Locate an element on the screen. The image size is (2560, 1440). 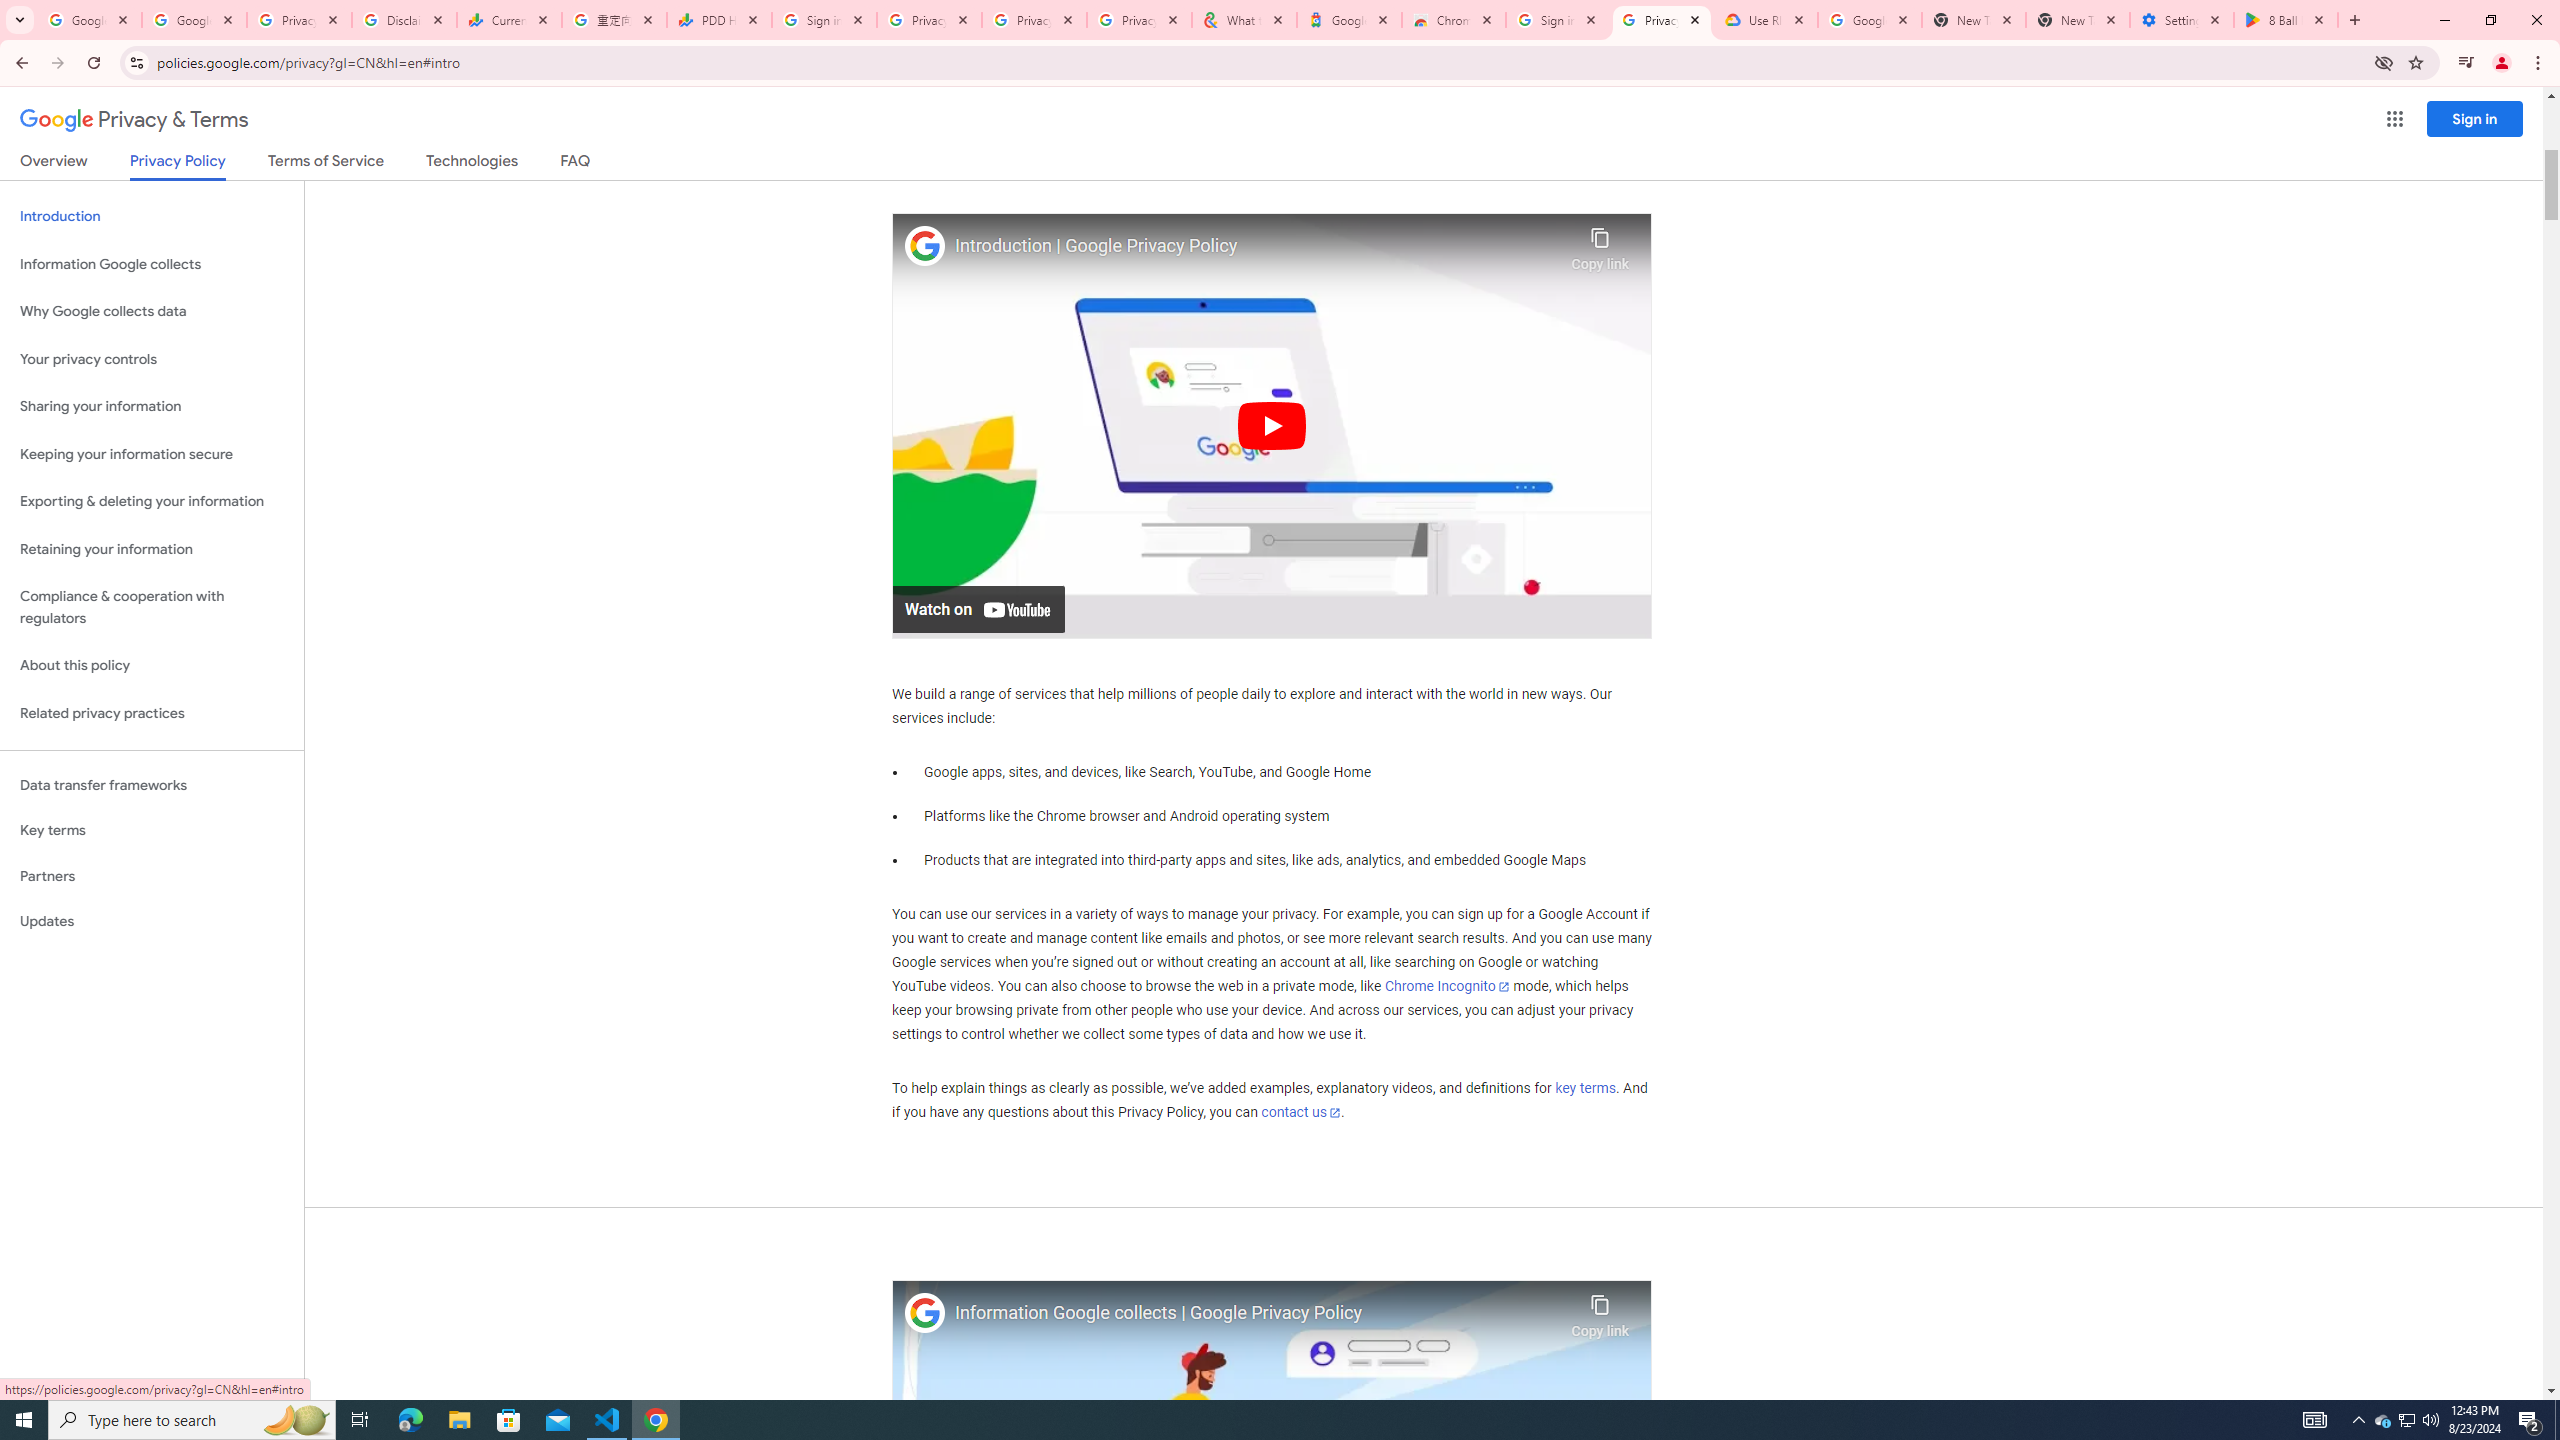
'Copy link' is located at coordinates (1599, 1310).